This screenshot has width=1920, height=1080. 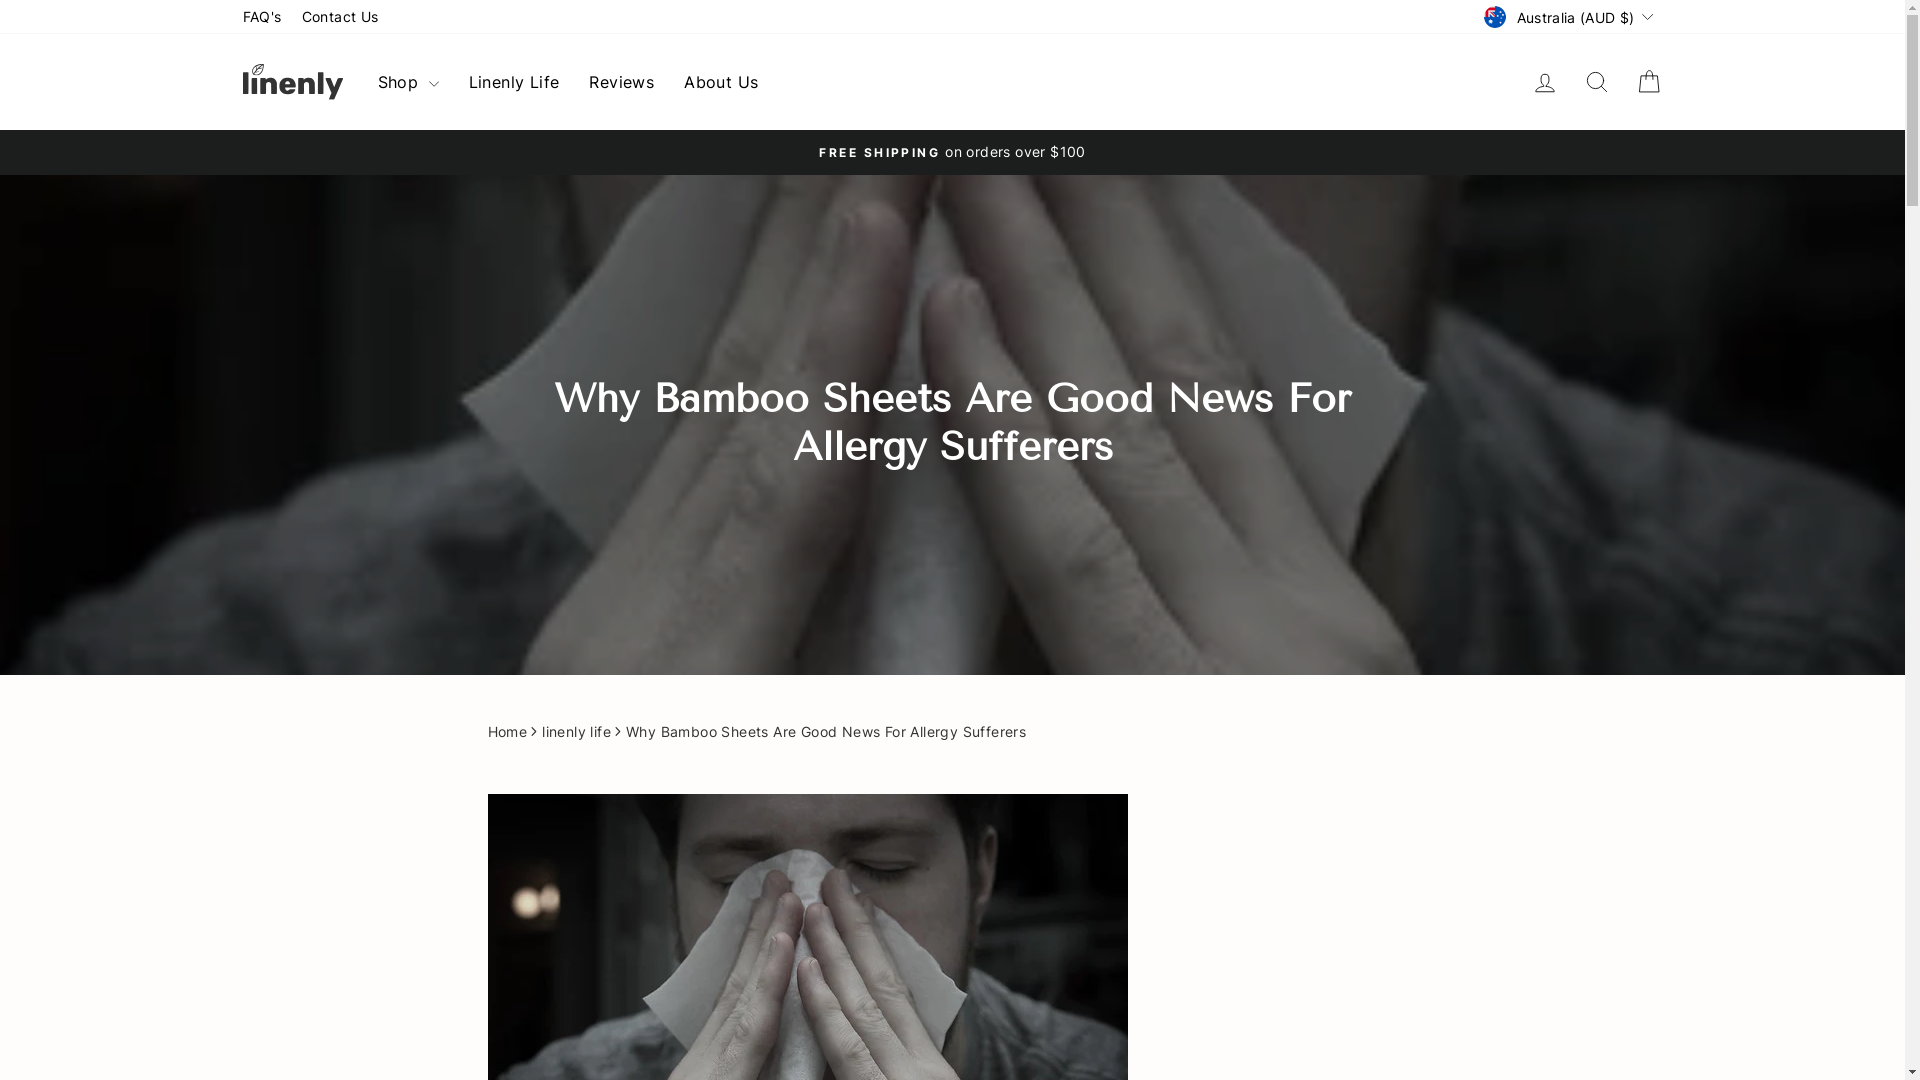 What do you see at coordinates (1647, 81) in the screenshot?
I see `'Cart'` at bounding box center [1647, 81].